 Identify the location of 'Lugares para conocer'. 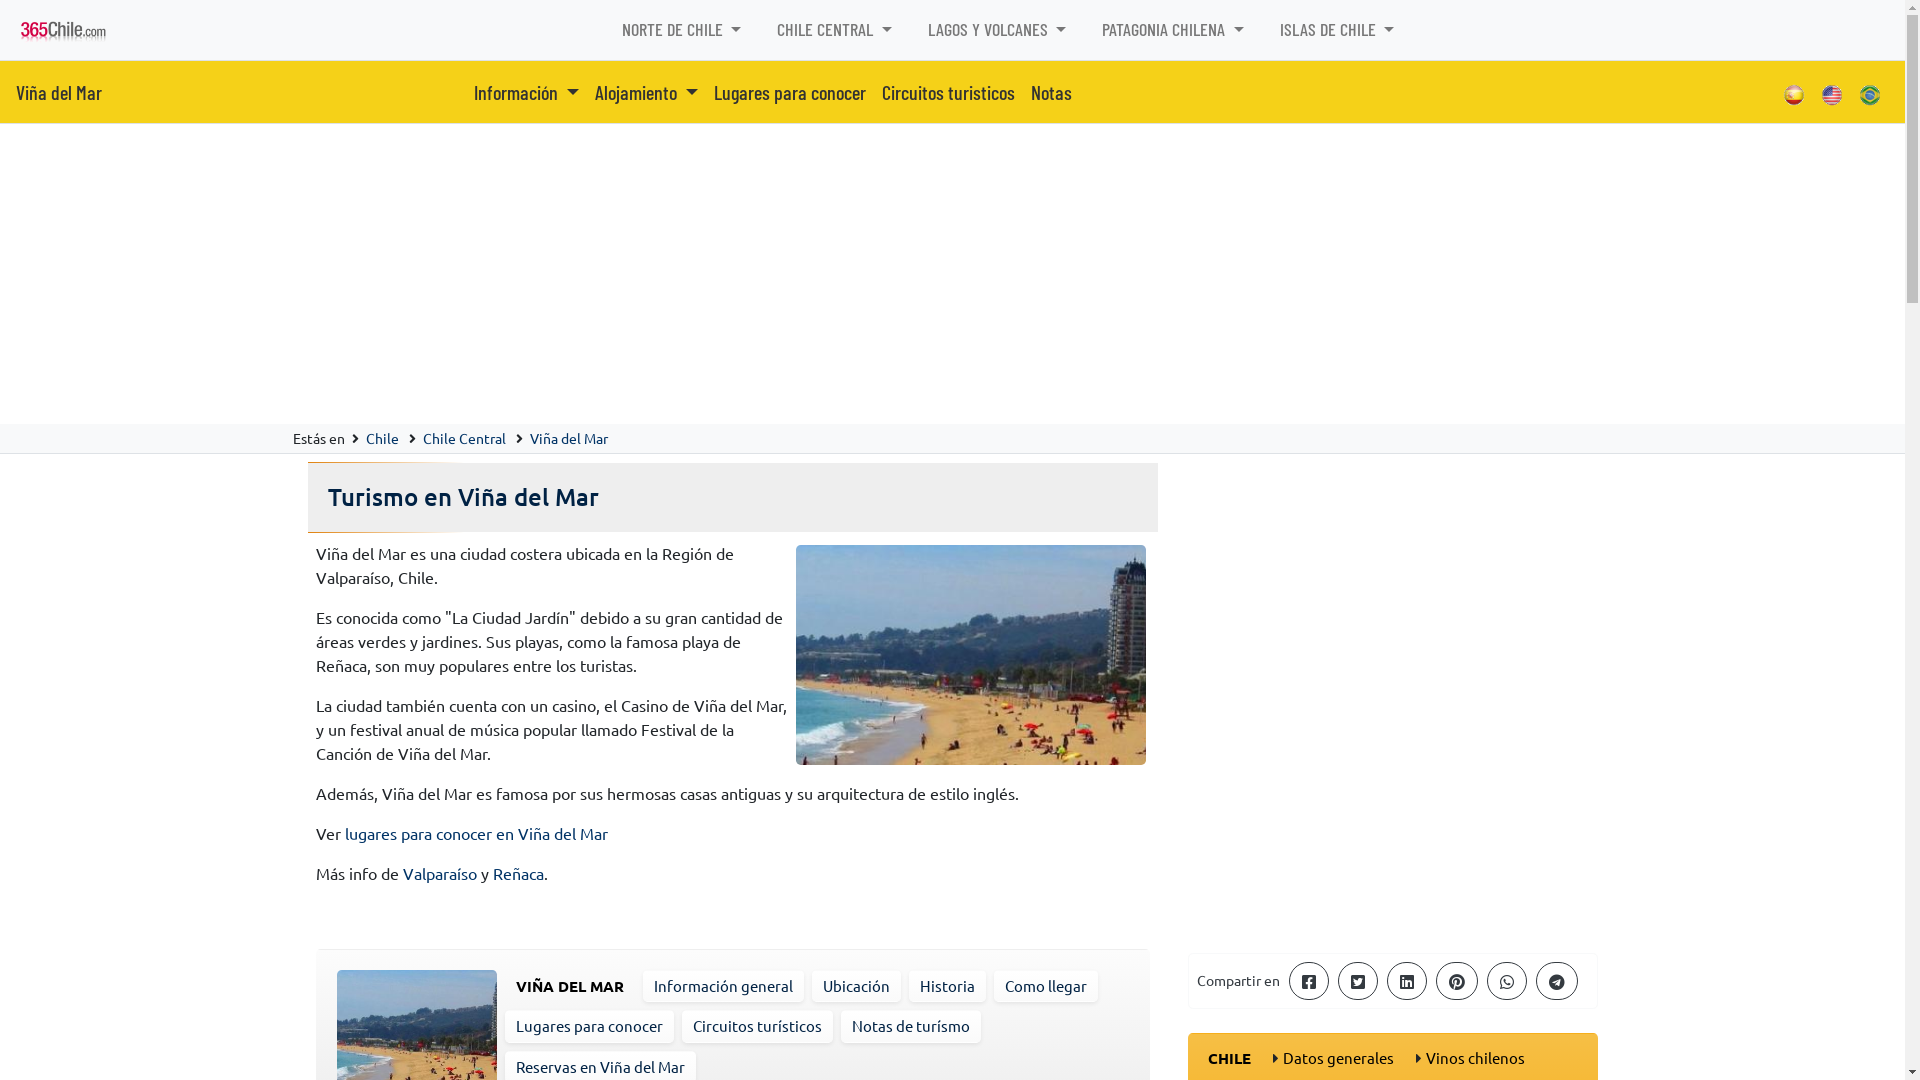
(588, 1025).